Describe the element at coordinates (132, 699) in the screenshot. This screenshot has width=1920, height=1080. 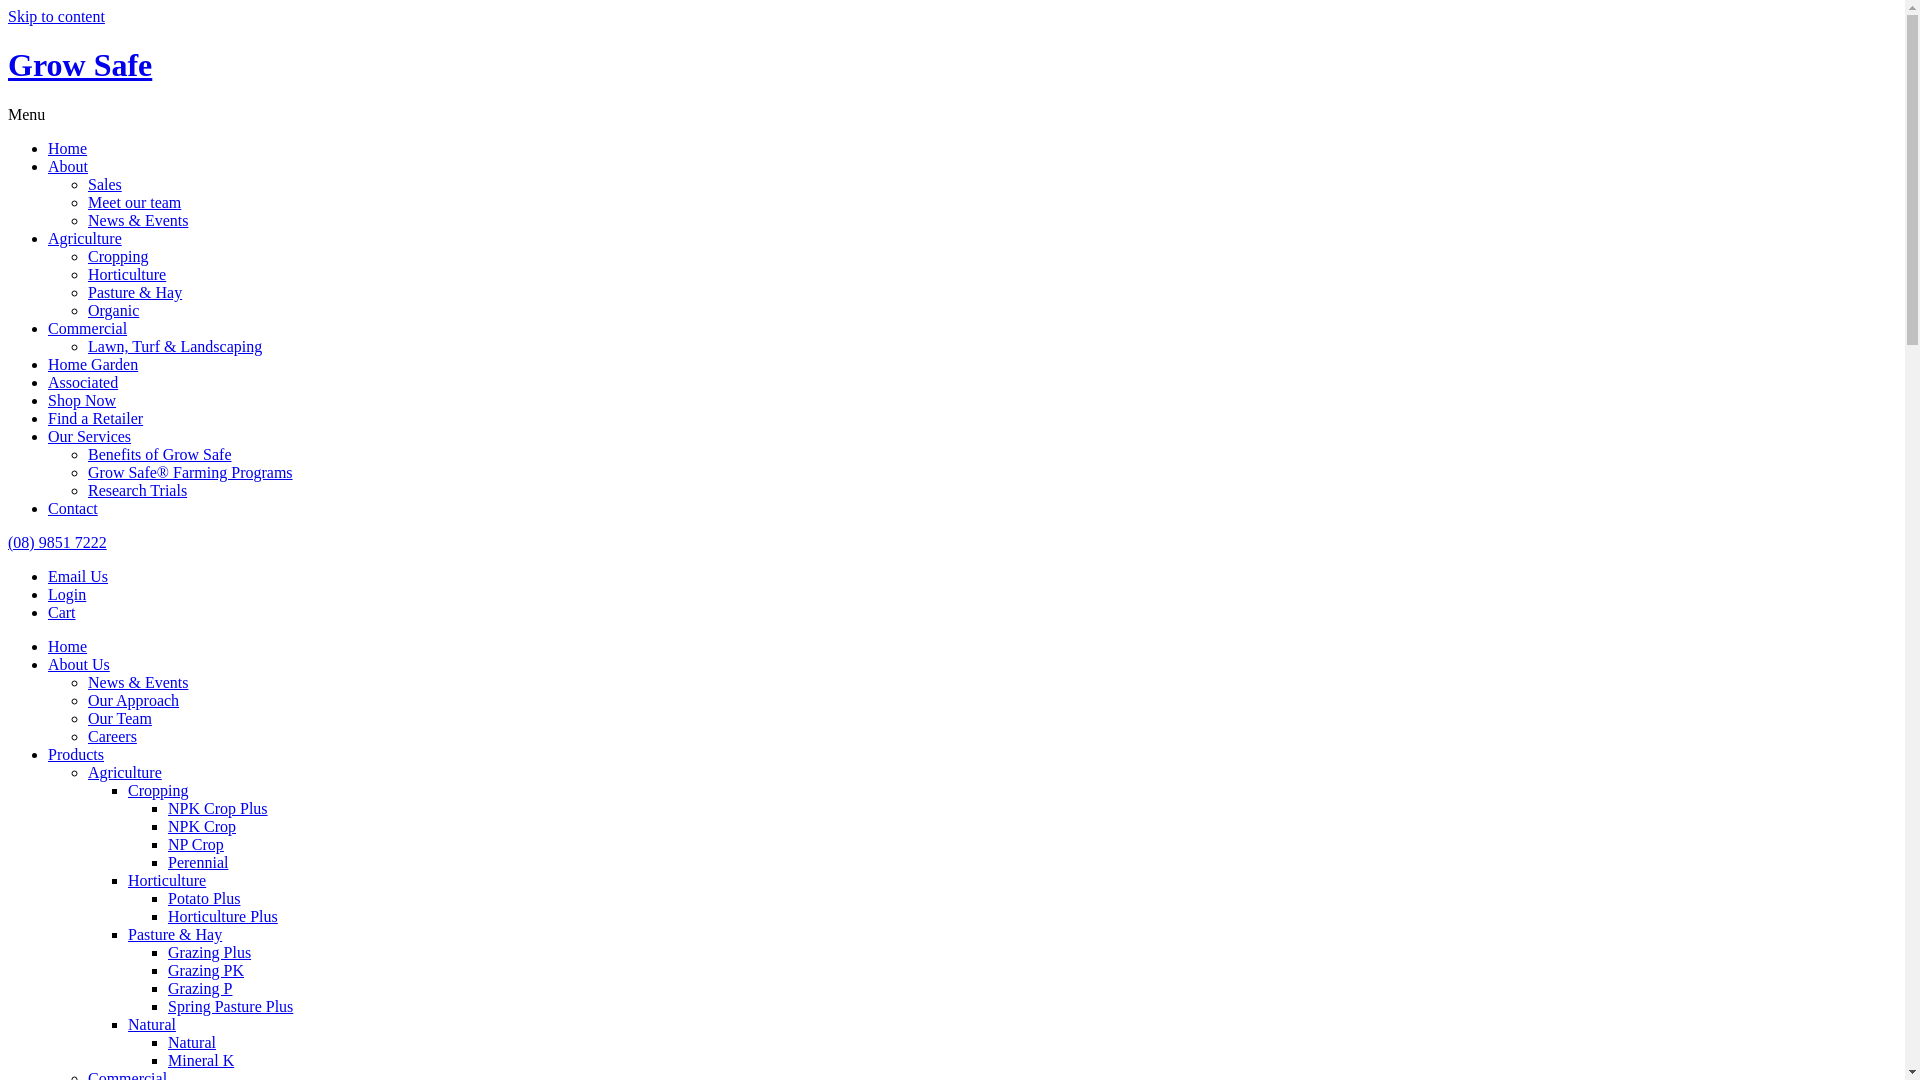
I see `'Our Approach'` at that location.